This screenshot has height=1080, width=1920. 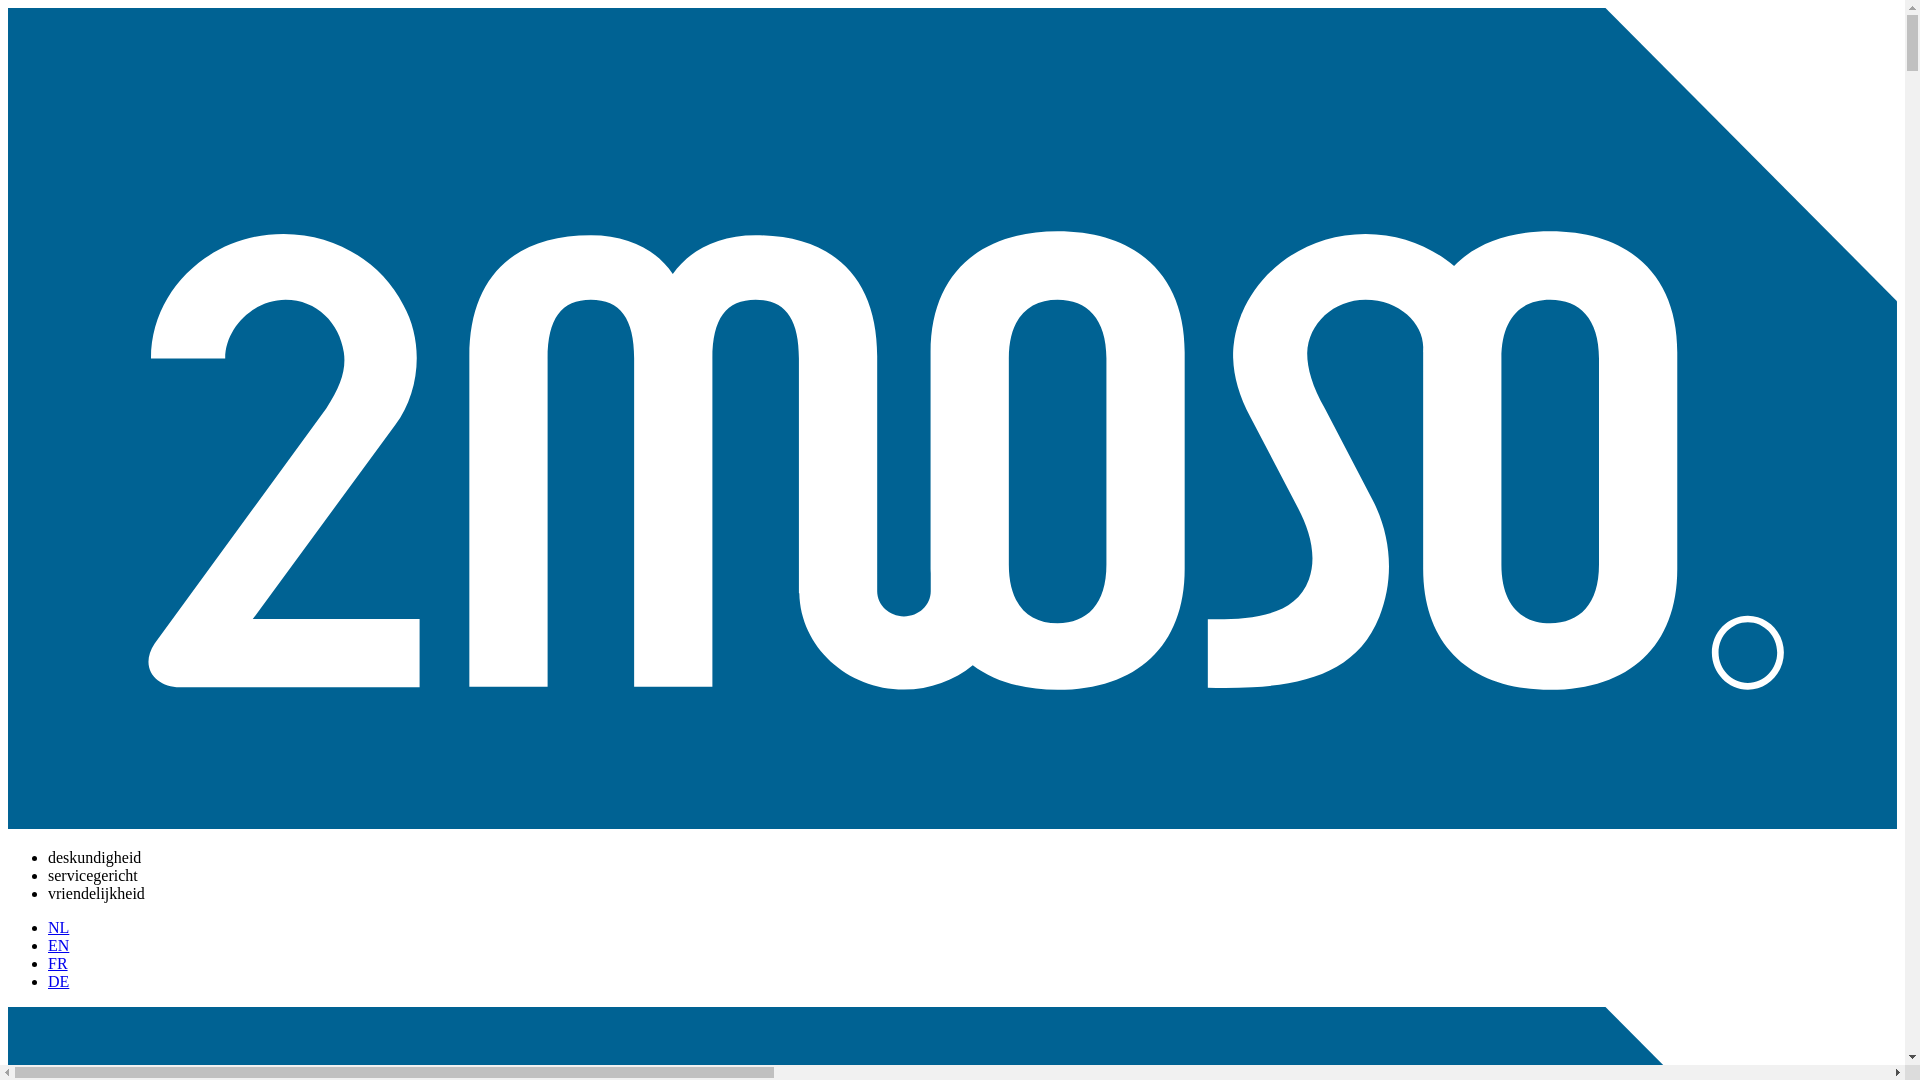 I want to click on 'EN', so click(x=58, y=945).